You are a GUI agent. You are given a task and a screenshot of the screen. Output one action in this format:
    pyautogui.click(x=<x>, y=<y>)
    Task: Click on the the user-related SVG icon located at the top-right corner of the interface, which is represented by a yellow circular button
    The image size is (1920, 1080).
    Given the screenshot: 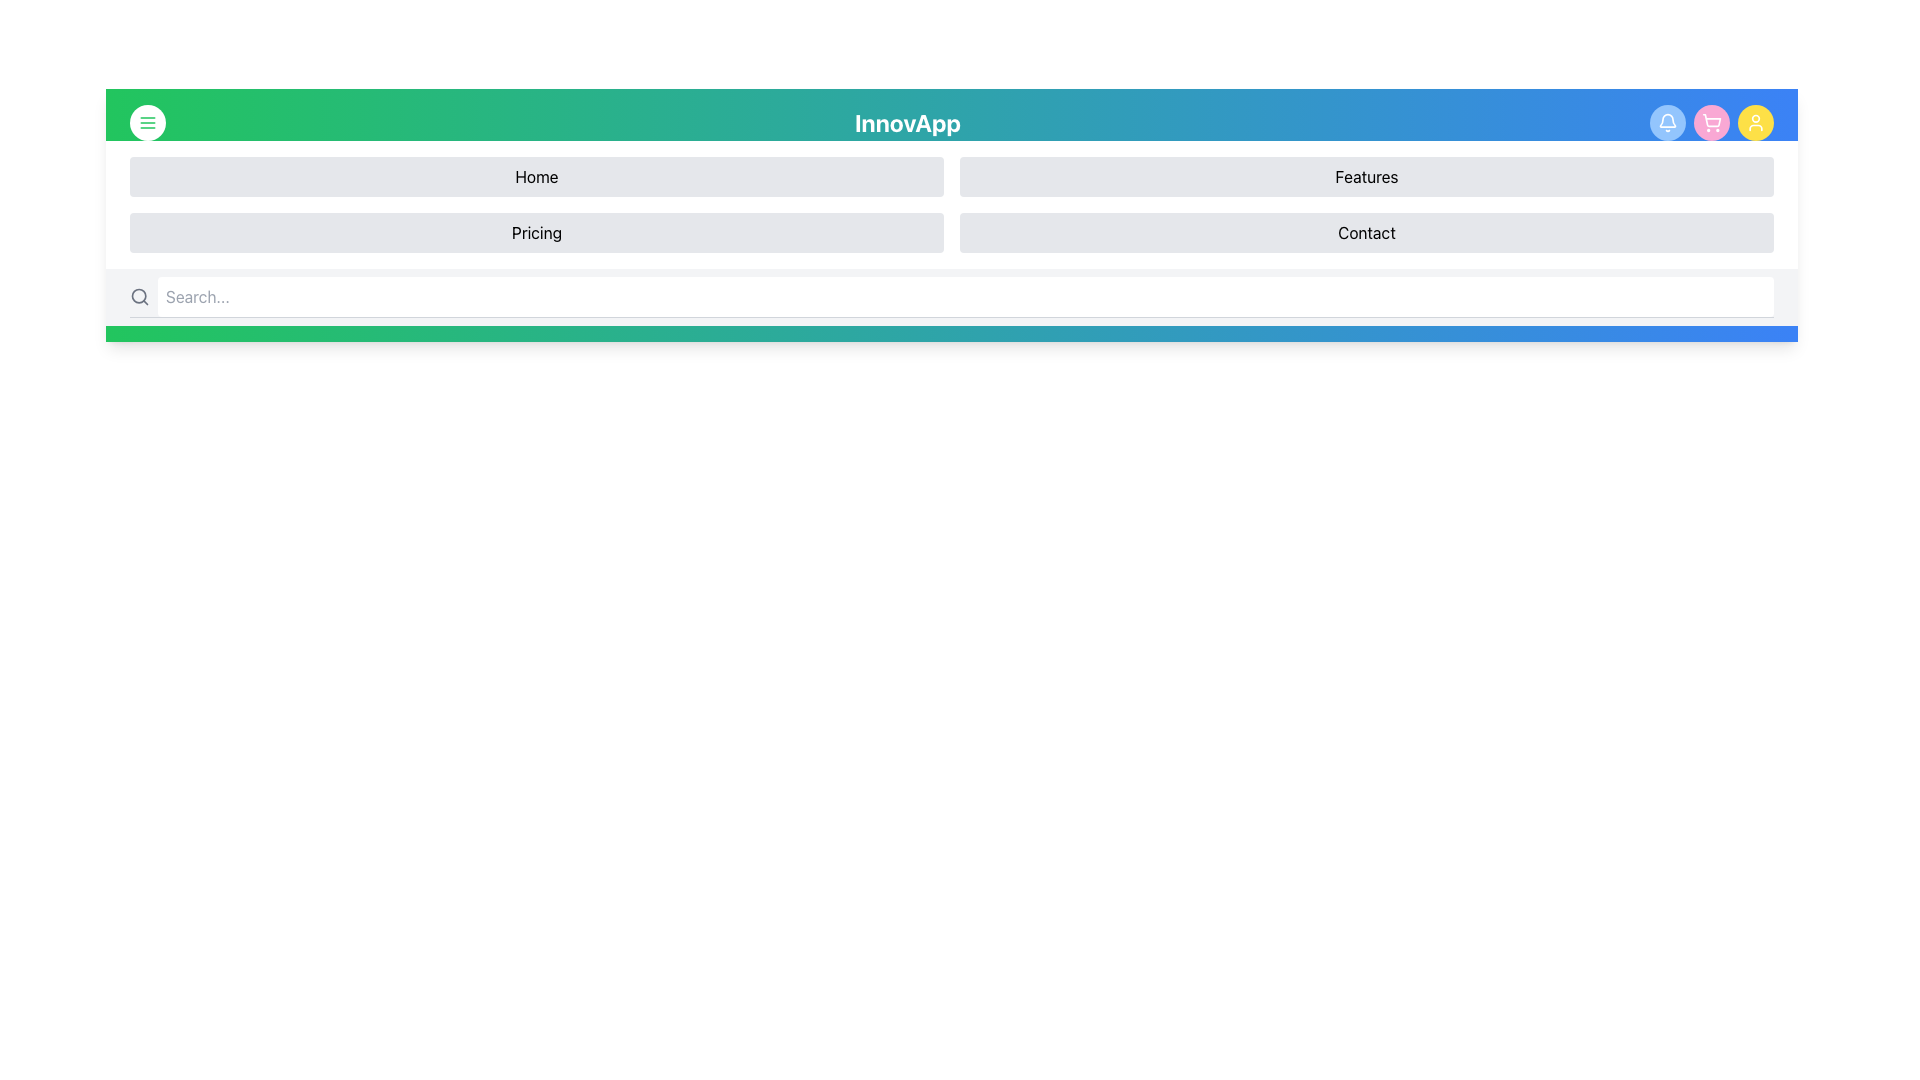 What is the action you would take?
    pyautogui.click(x=1755, y=123)
    